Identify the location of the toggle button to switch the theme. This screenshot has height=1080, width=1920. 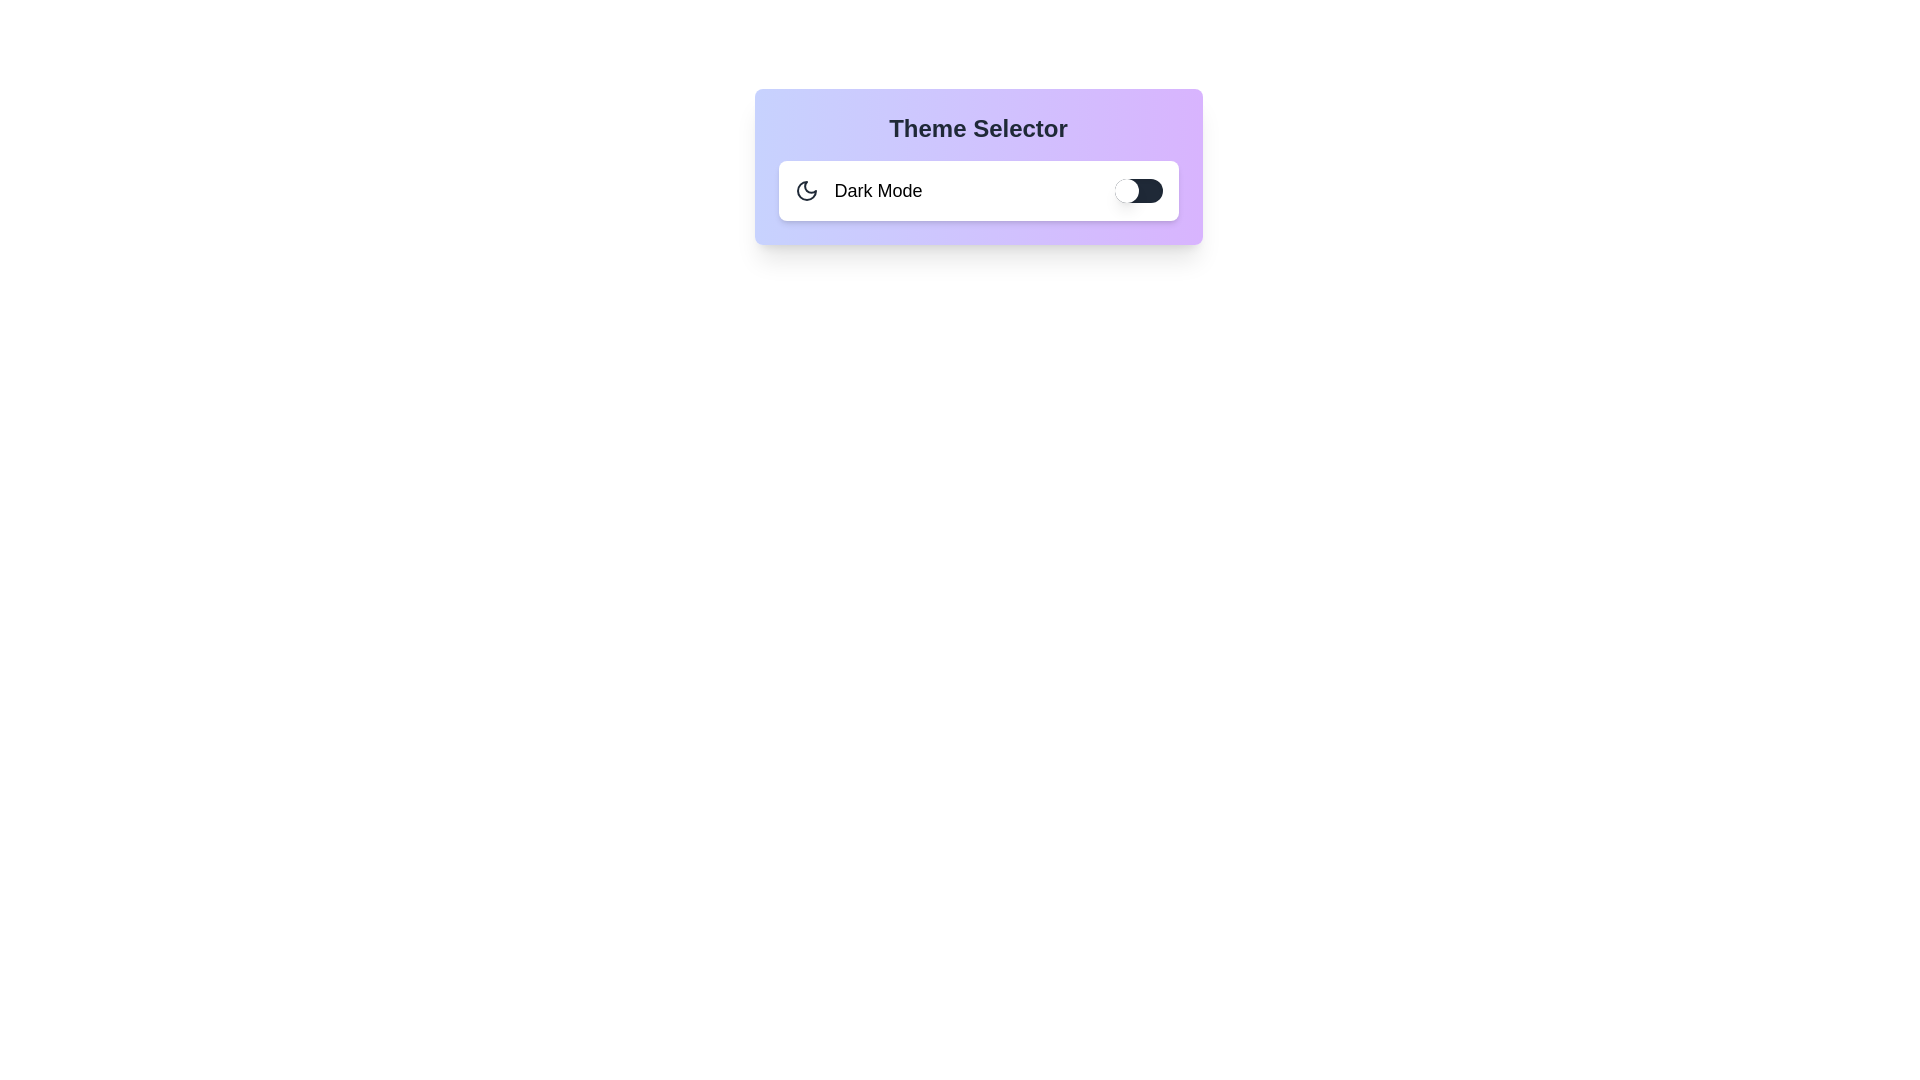
(1138, 191).